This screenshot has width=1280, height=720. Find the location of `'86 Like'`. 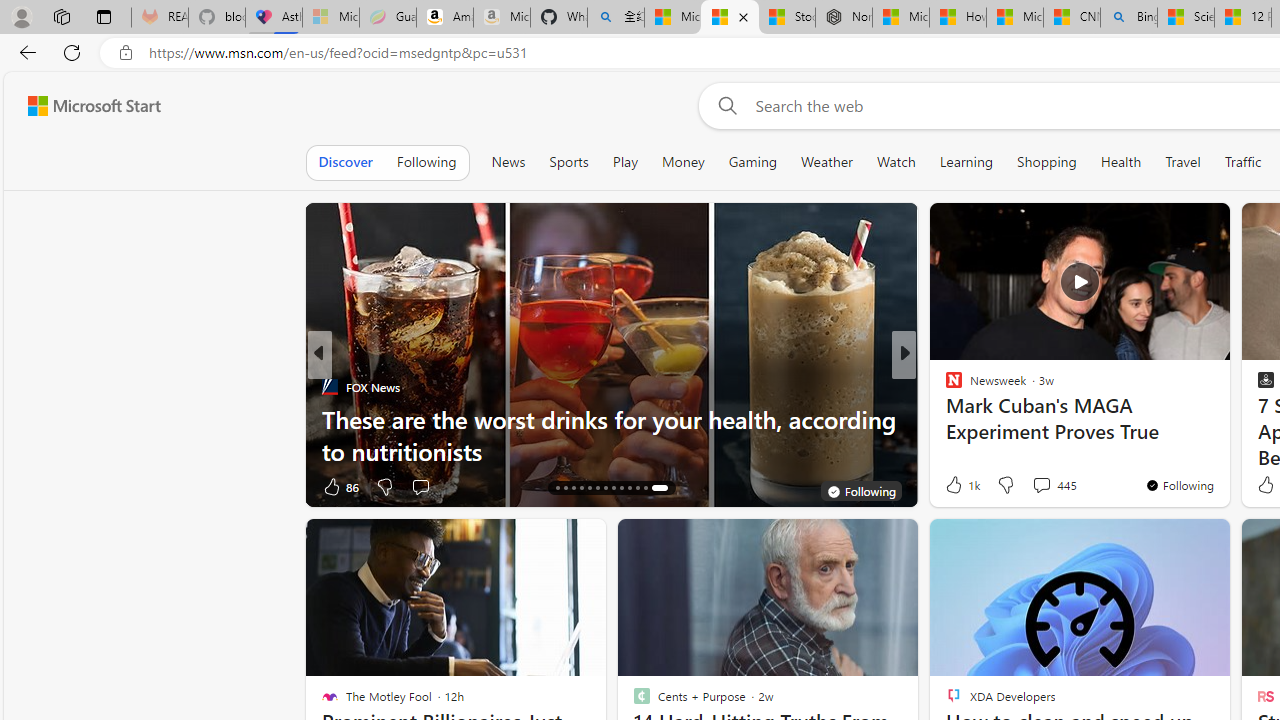

'86 Like' is located at coordinates (340, 486).